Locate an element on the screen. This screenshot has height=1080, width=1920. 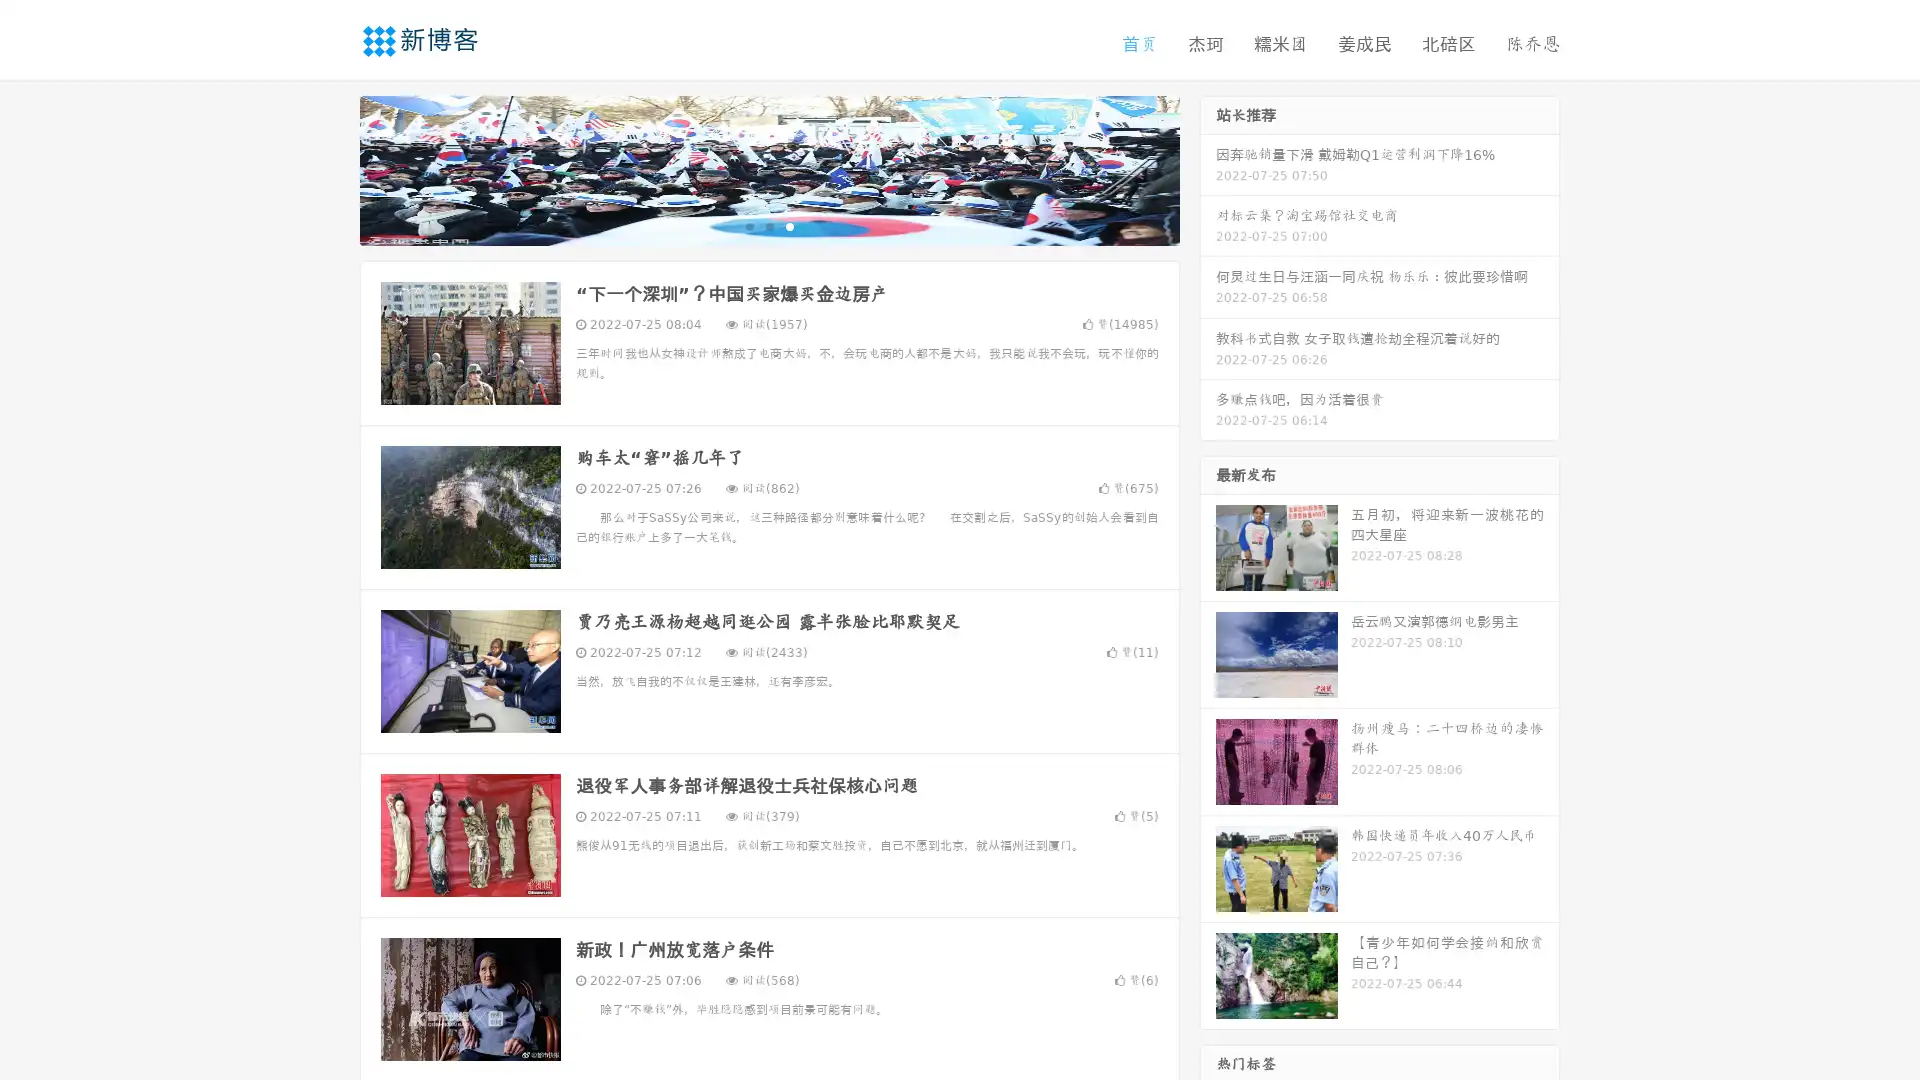
Go to slide 2 is located at coordinates (768, 225).